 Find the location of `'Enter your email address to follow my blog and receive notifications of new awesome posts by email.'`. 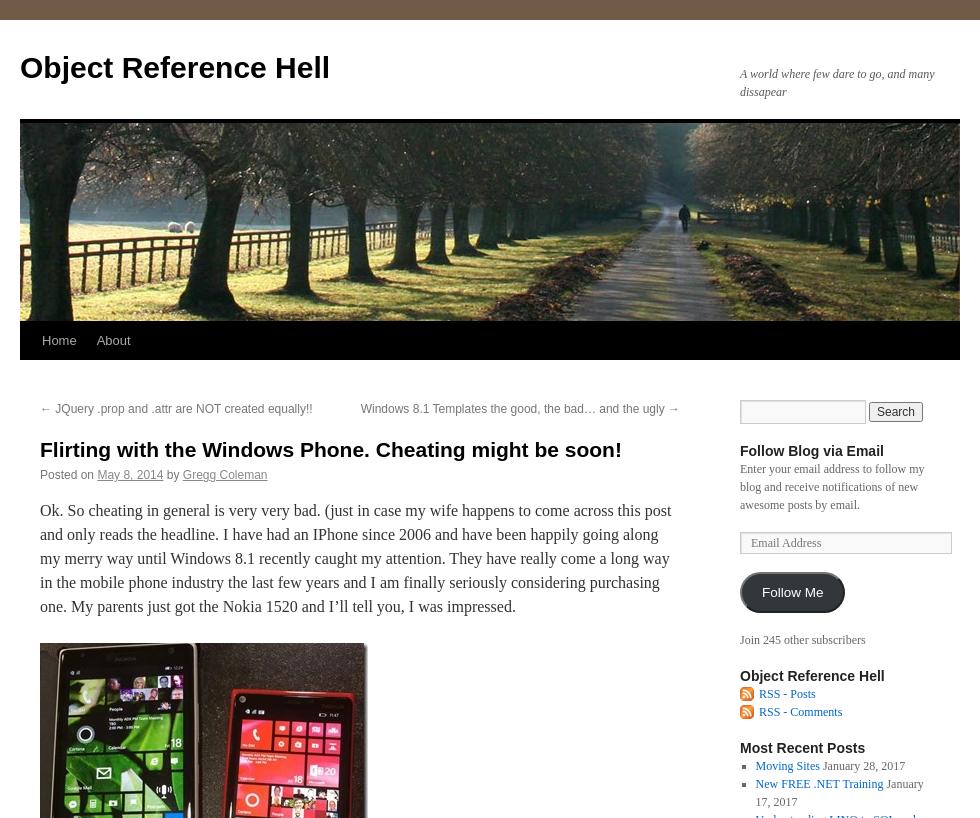

'Enter your email address to follow my blog and receive notifications of new awesome posts by email.' is located at coordinates (739, 487).